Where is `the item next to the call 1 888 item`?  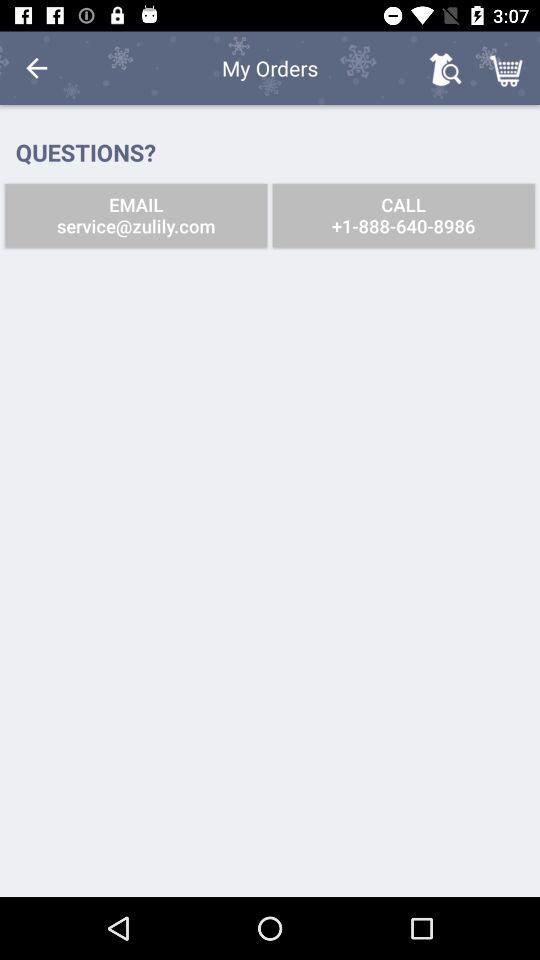 the item next to the call 1 888 item is located at coordinates (135, 215).